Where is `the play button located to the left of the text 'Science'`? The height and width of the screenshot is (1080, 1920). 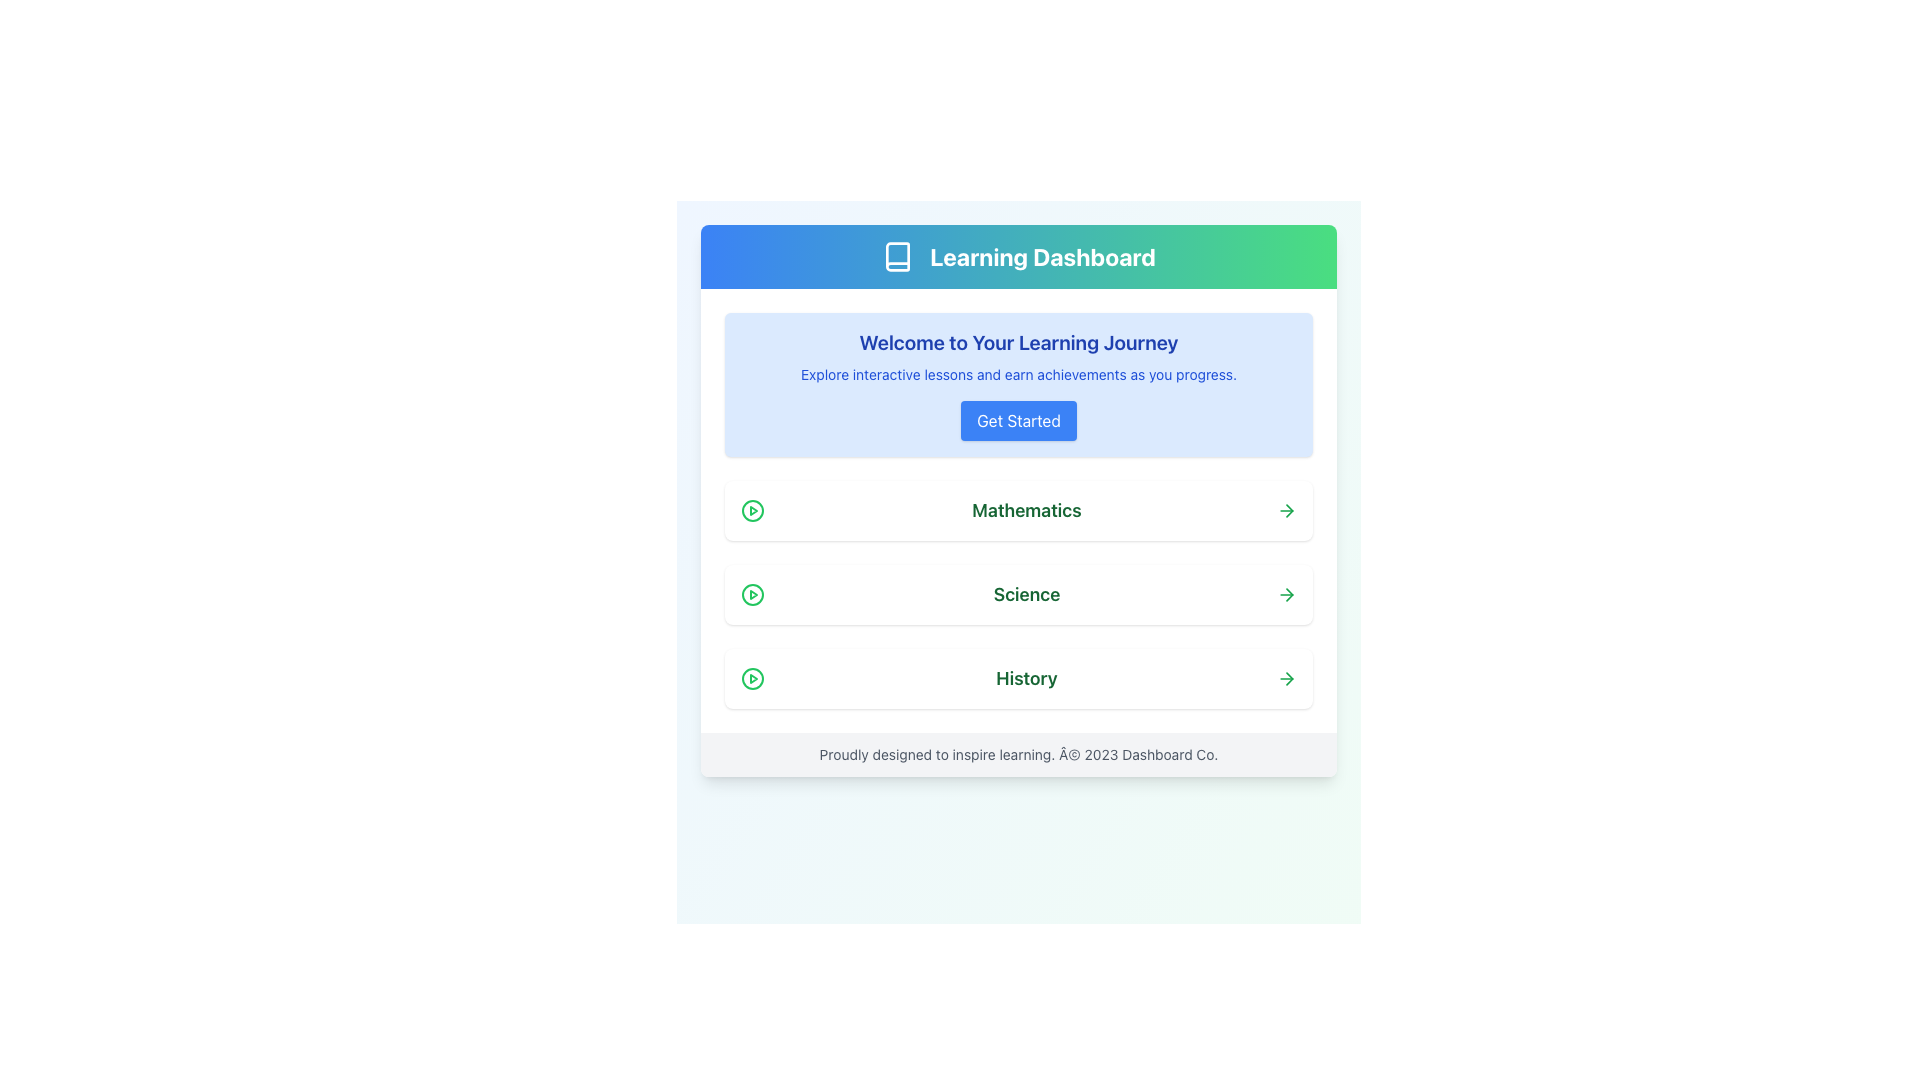
the play button located to the left of the text 'Science' is located at coordinates (752, 593).